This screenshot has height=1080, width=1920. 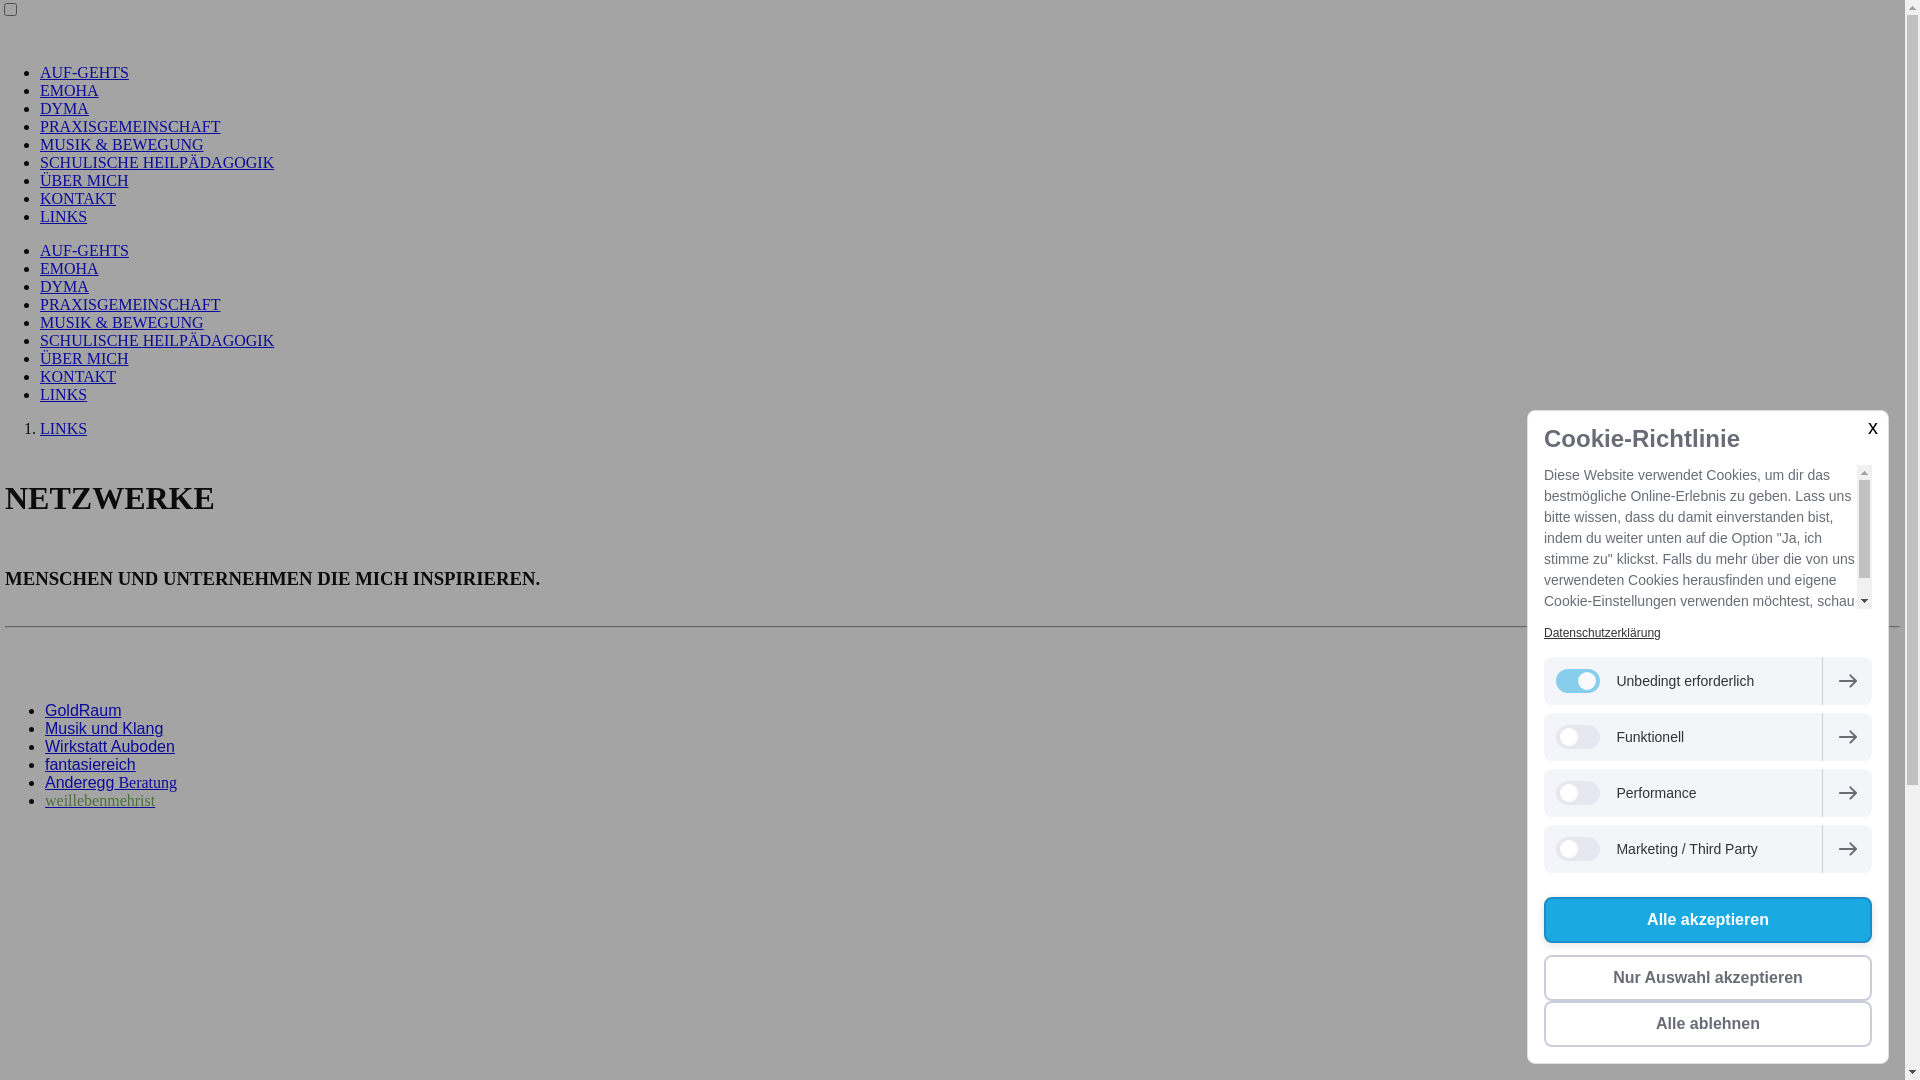 What do you see at coordinates (39, 108) in the screenshot?
I see `'DYMA'` at bounding box center [39, 108].